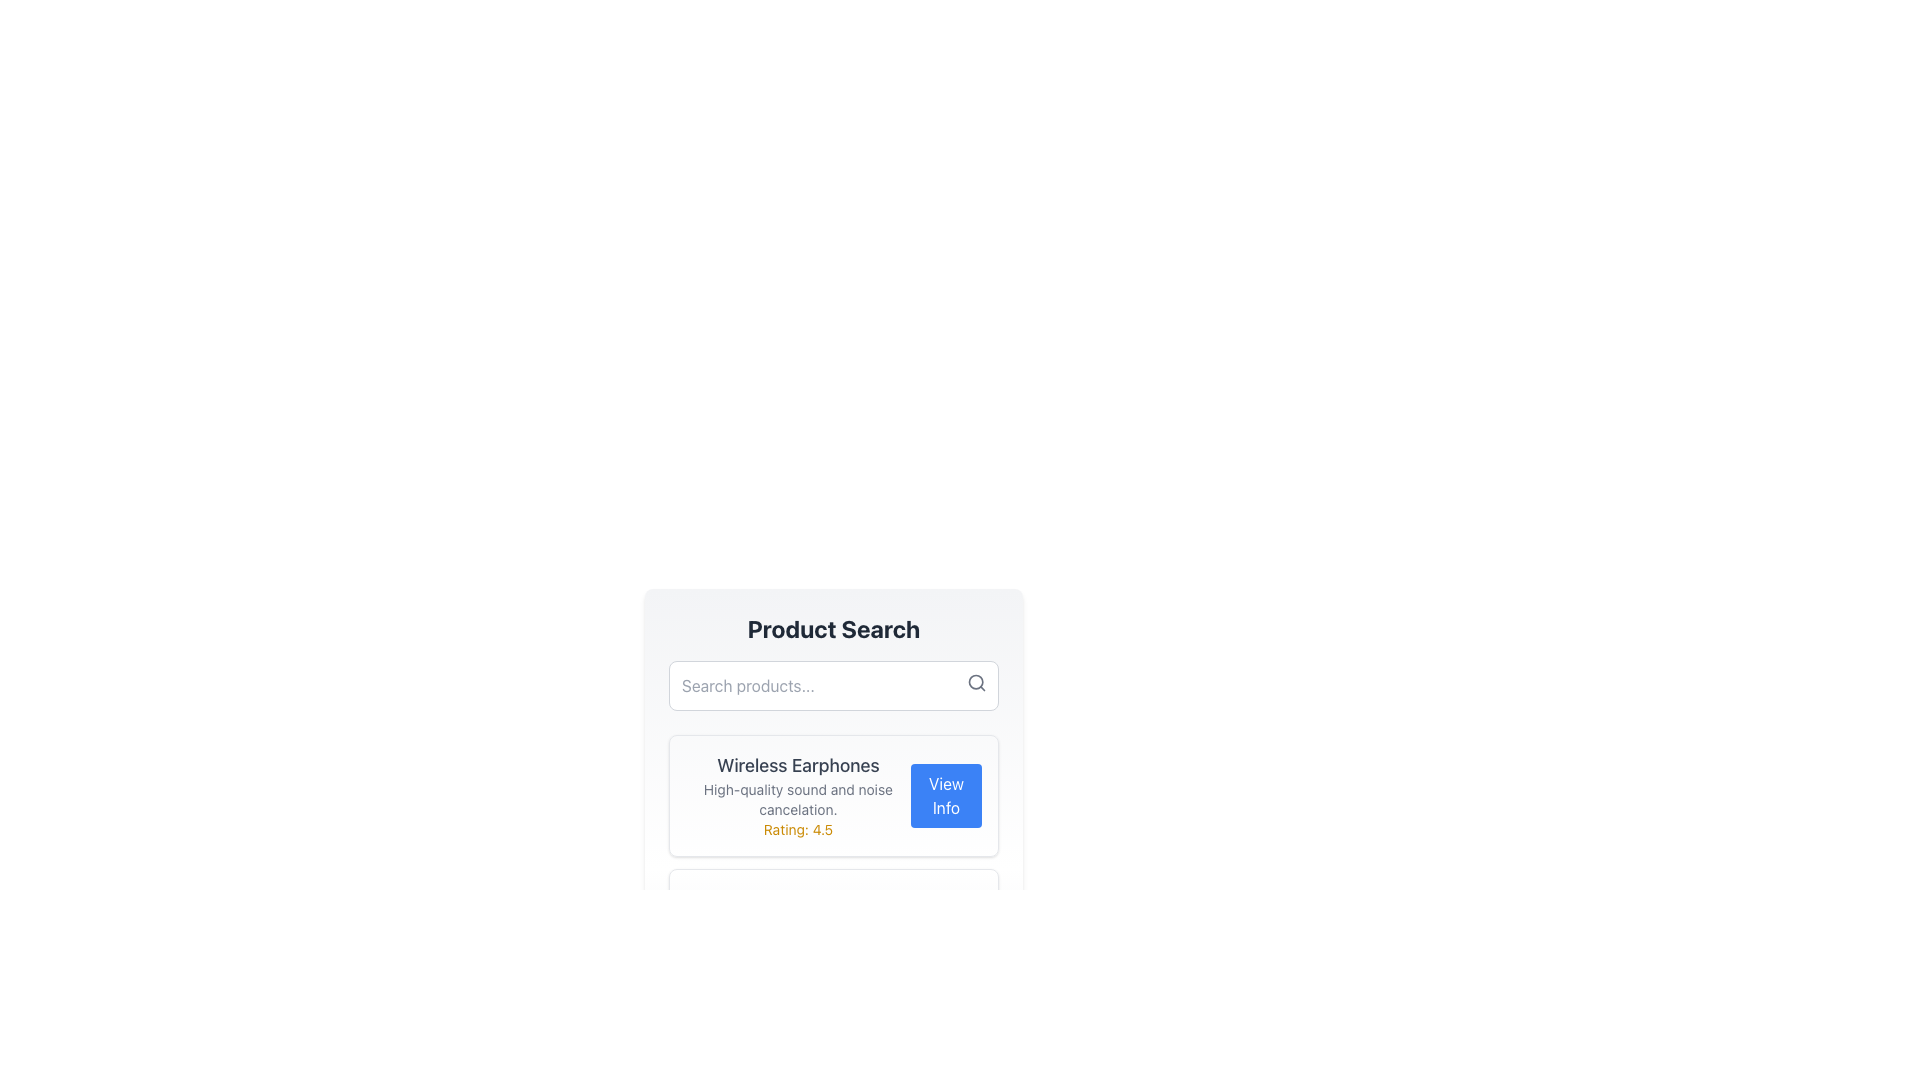 The image size is (1920, 1080). Describe the element at coordinates (976, 681) in the screenshot. I see `the circular lens portion of the search icon, which is centered within the search bar component, positioned near the top-right corner` at that location.